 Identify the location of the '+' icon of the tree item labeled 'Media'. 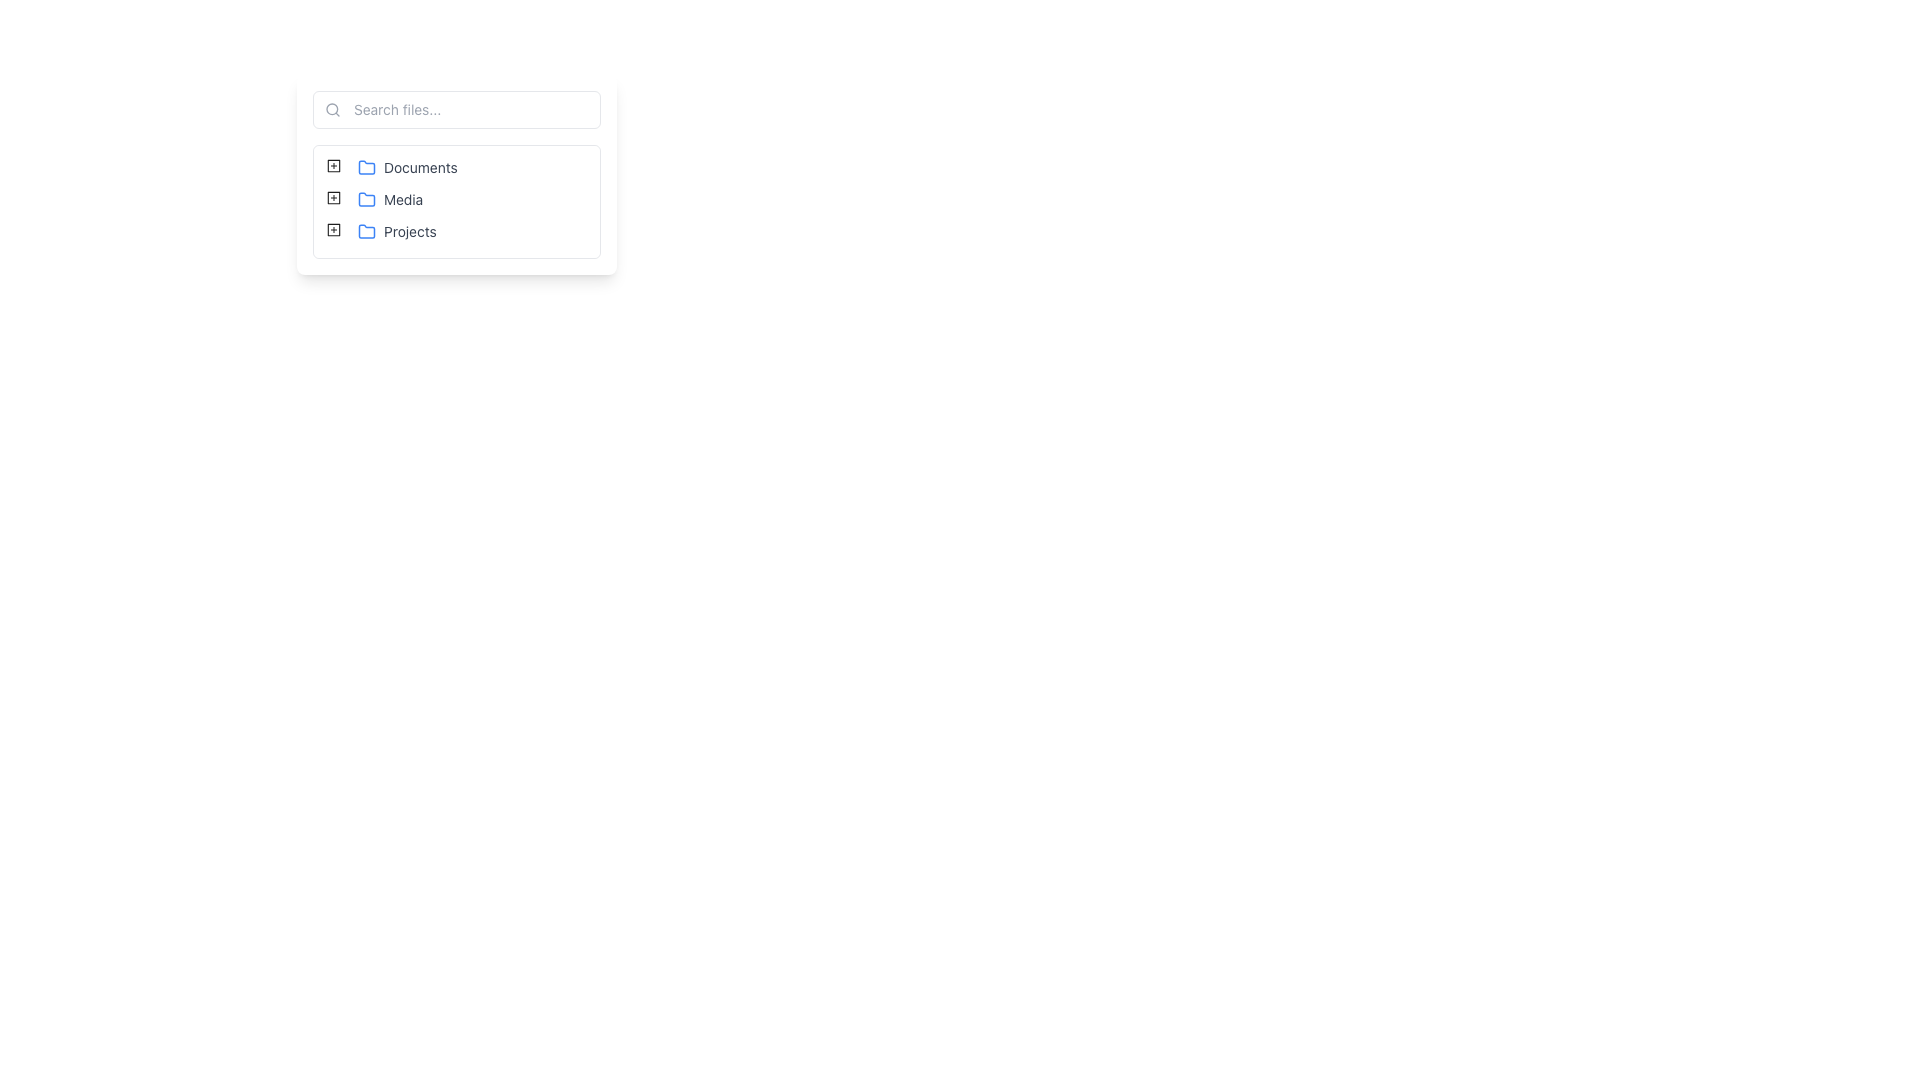
(376, 200).